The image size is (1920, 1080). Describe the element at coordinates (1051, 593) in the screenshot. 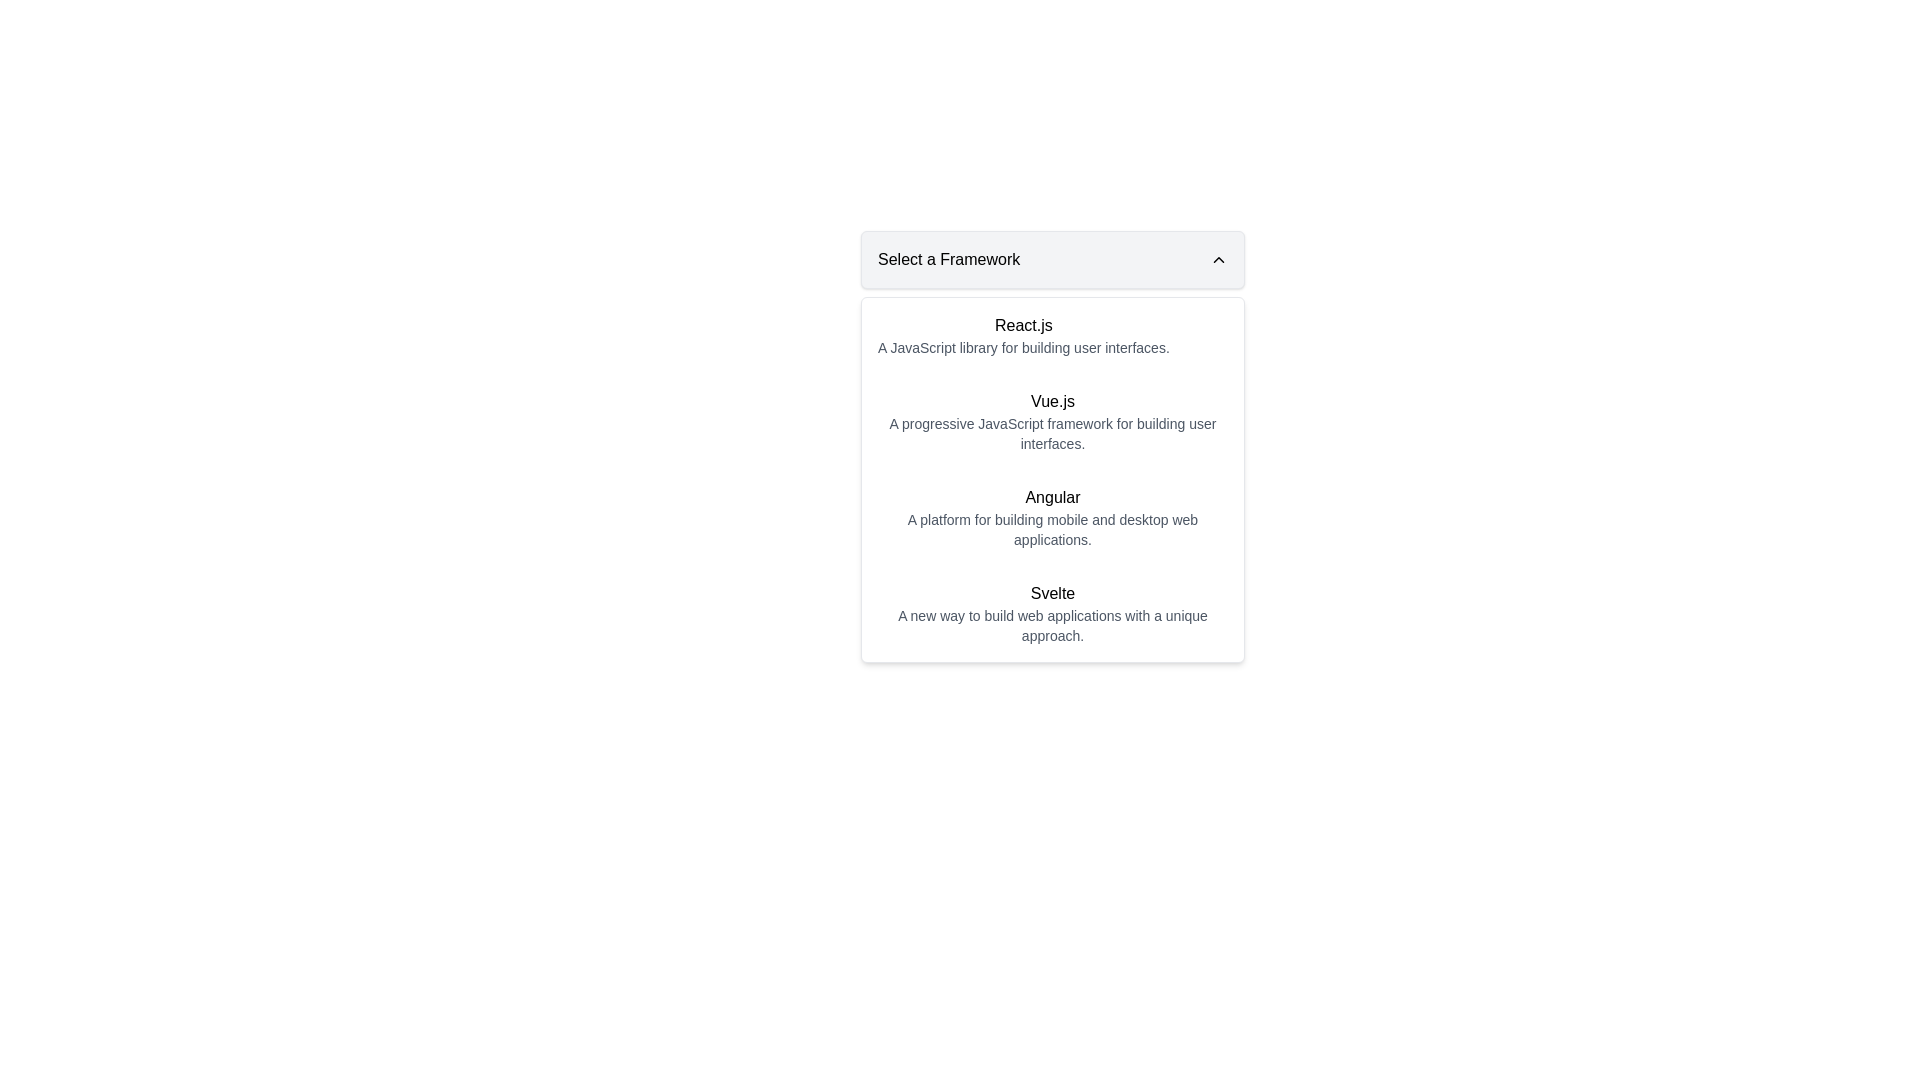

I see `the 'Svelte' text label located in the lower portion of the dropdown menu` at that location.